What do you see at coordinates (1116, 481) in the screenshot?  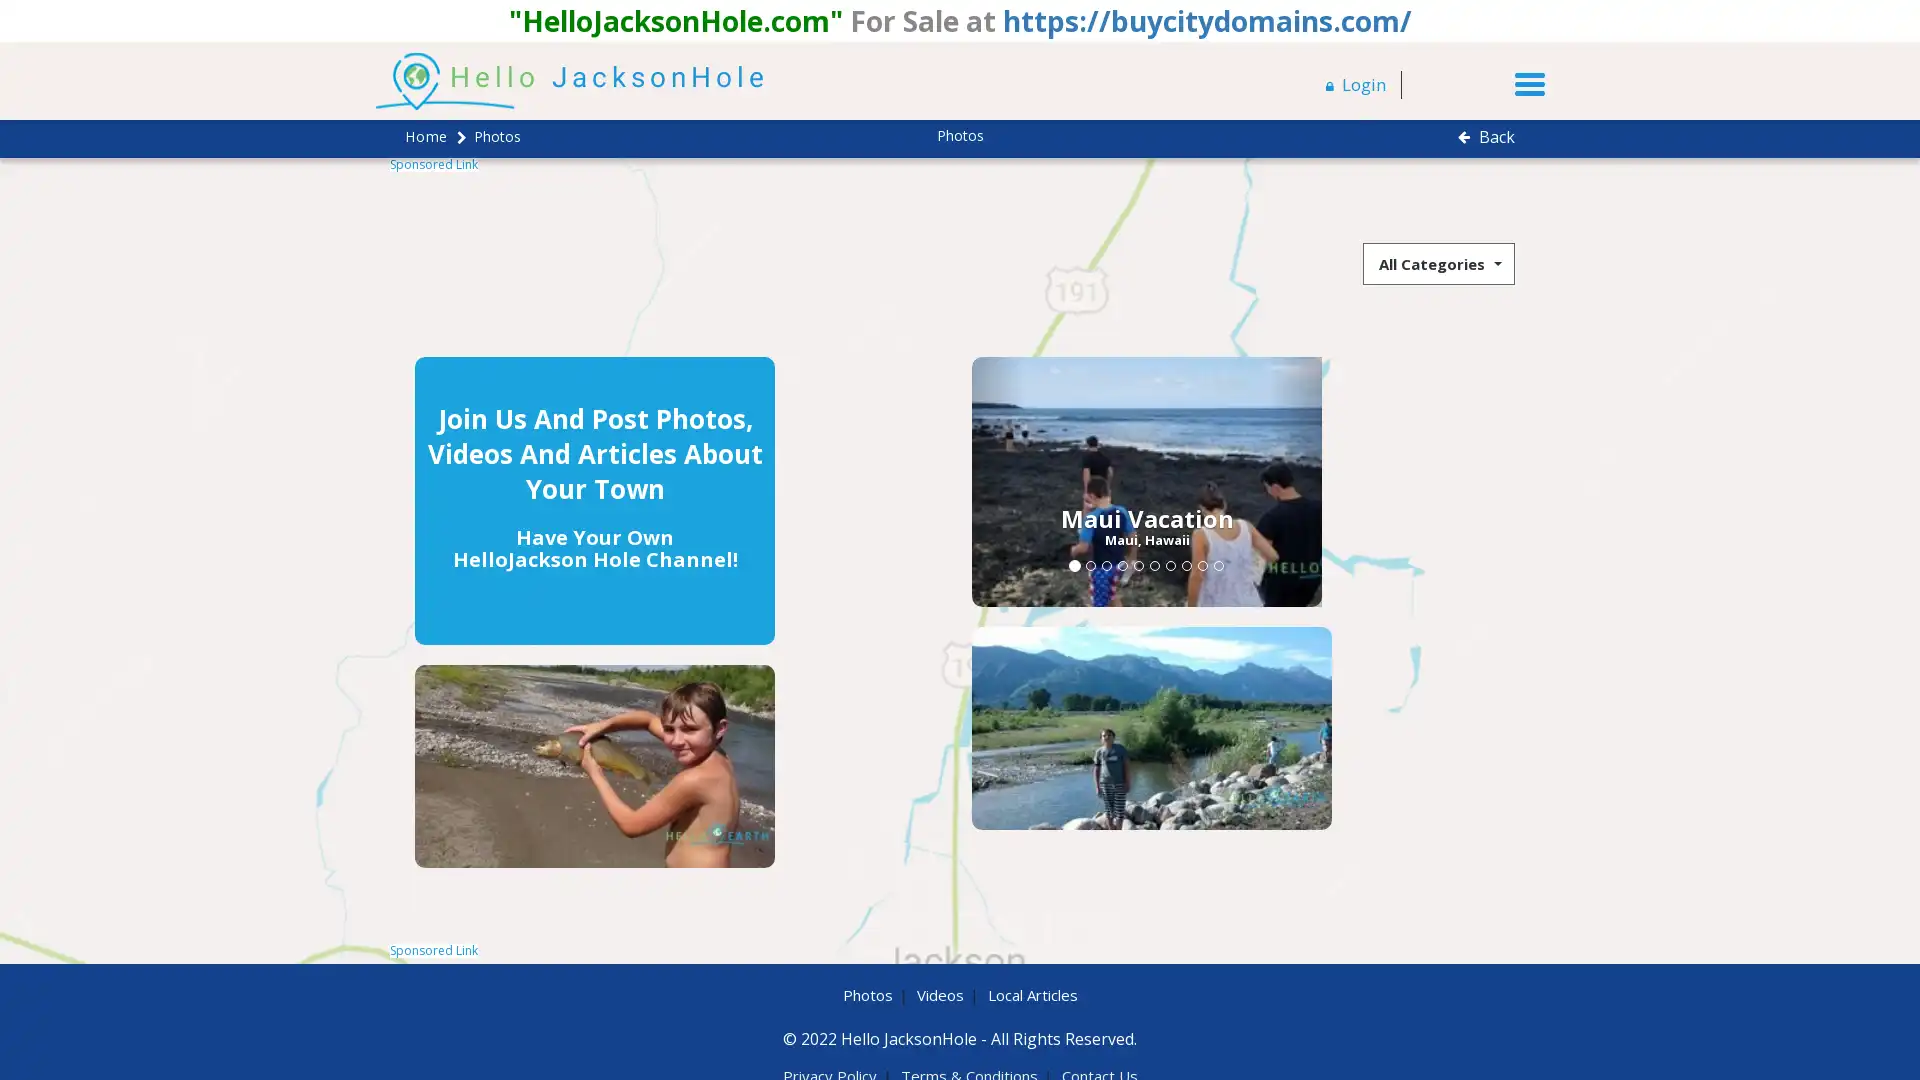 I see `Next` at bounding box center [1116, 481].